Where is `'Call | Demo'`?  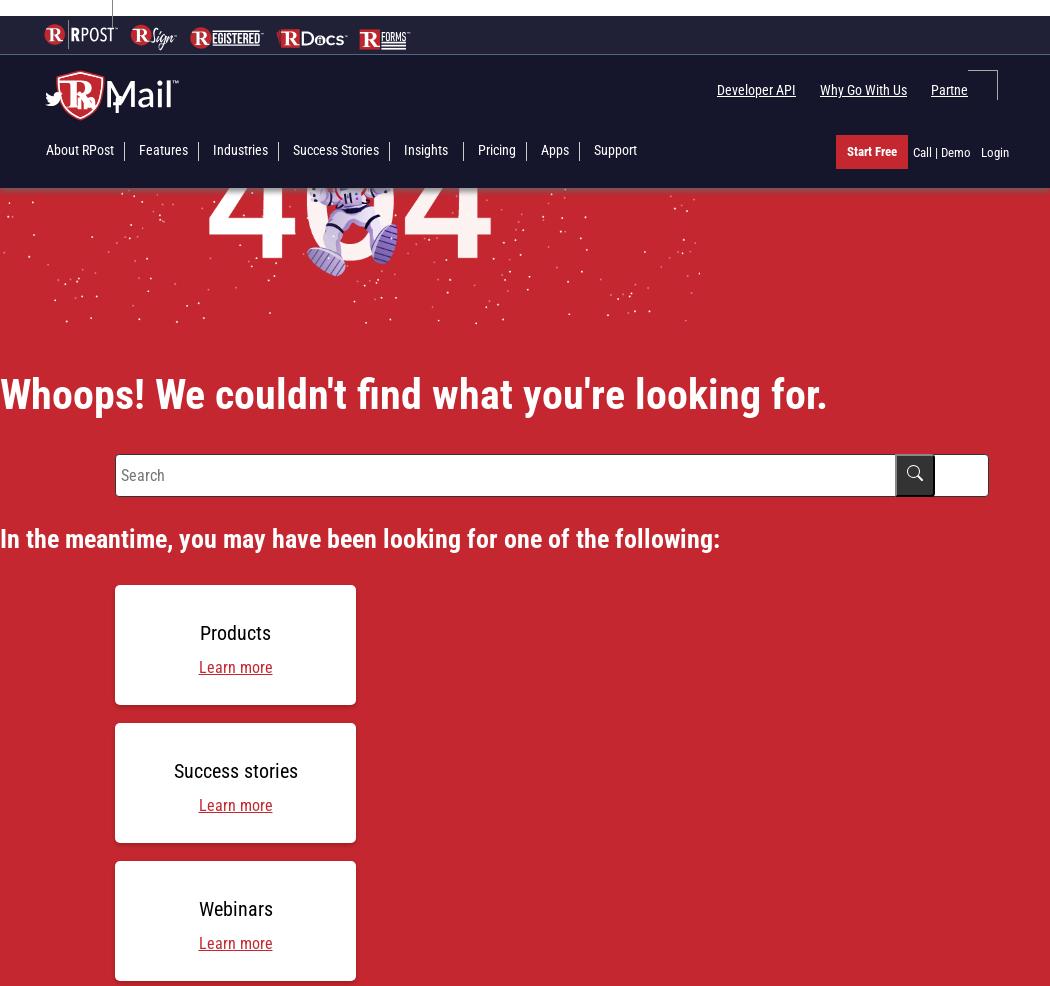
'Call | Demo' is located at coordinates (940, 151).